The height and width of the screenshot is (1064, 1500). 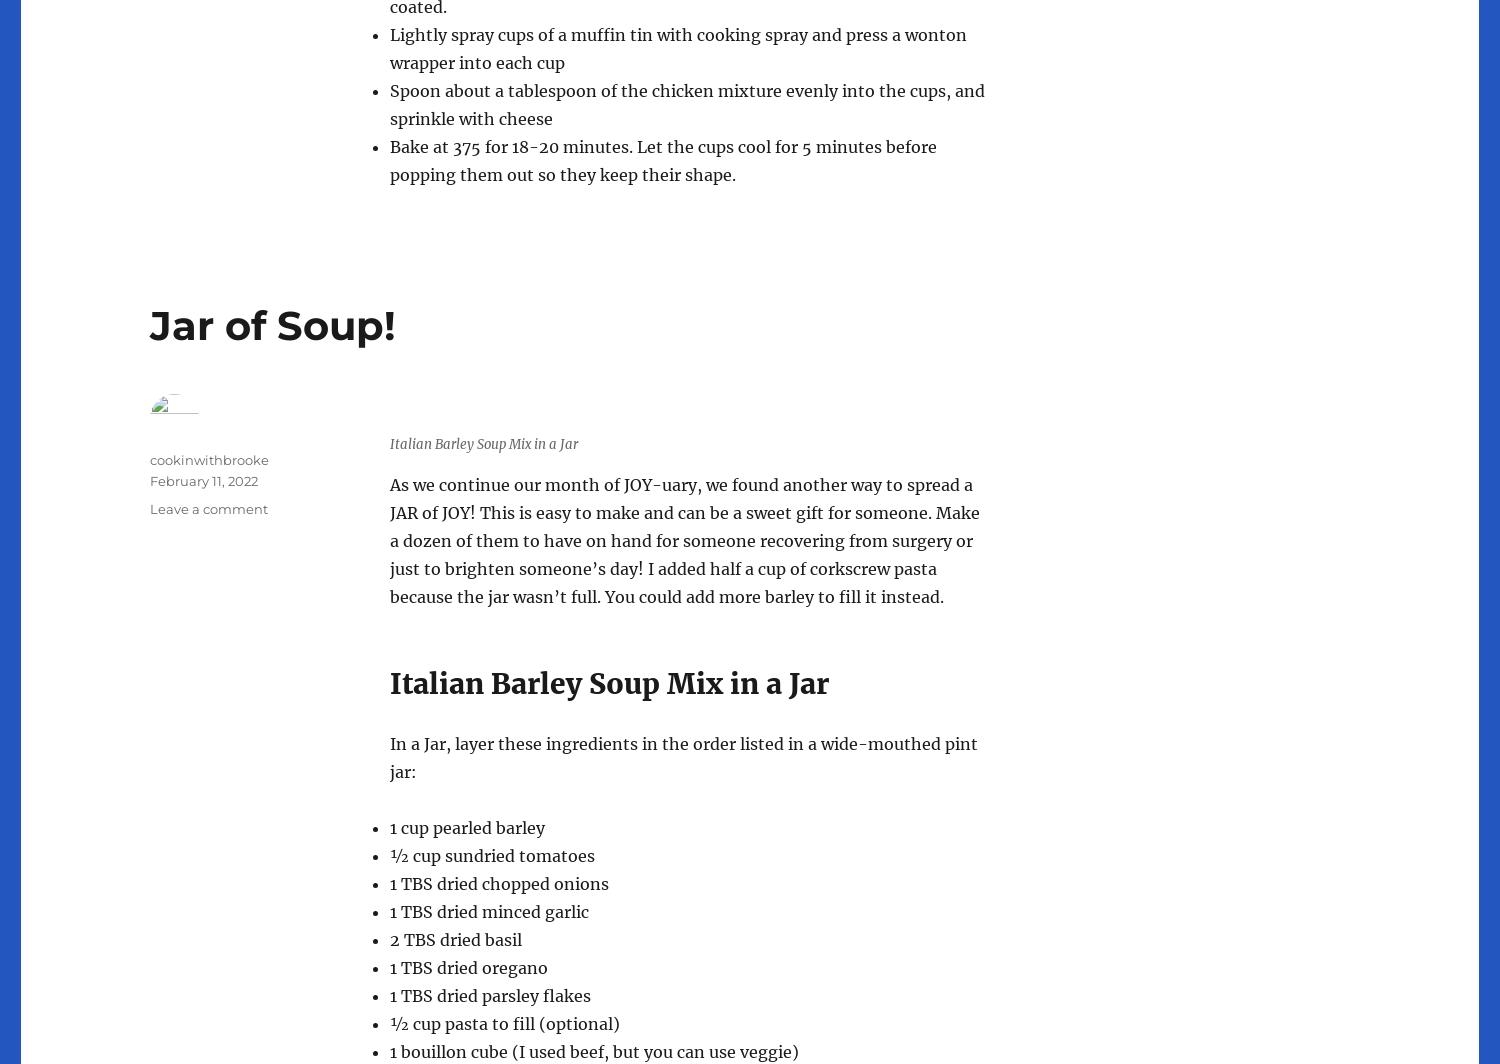 What do you see at coordinates (505, 1023) in the screenshot?
I see `'½ cup pasta to fill (optional)'` at bounding box center [505, 1023].